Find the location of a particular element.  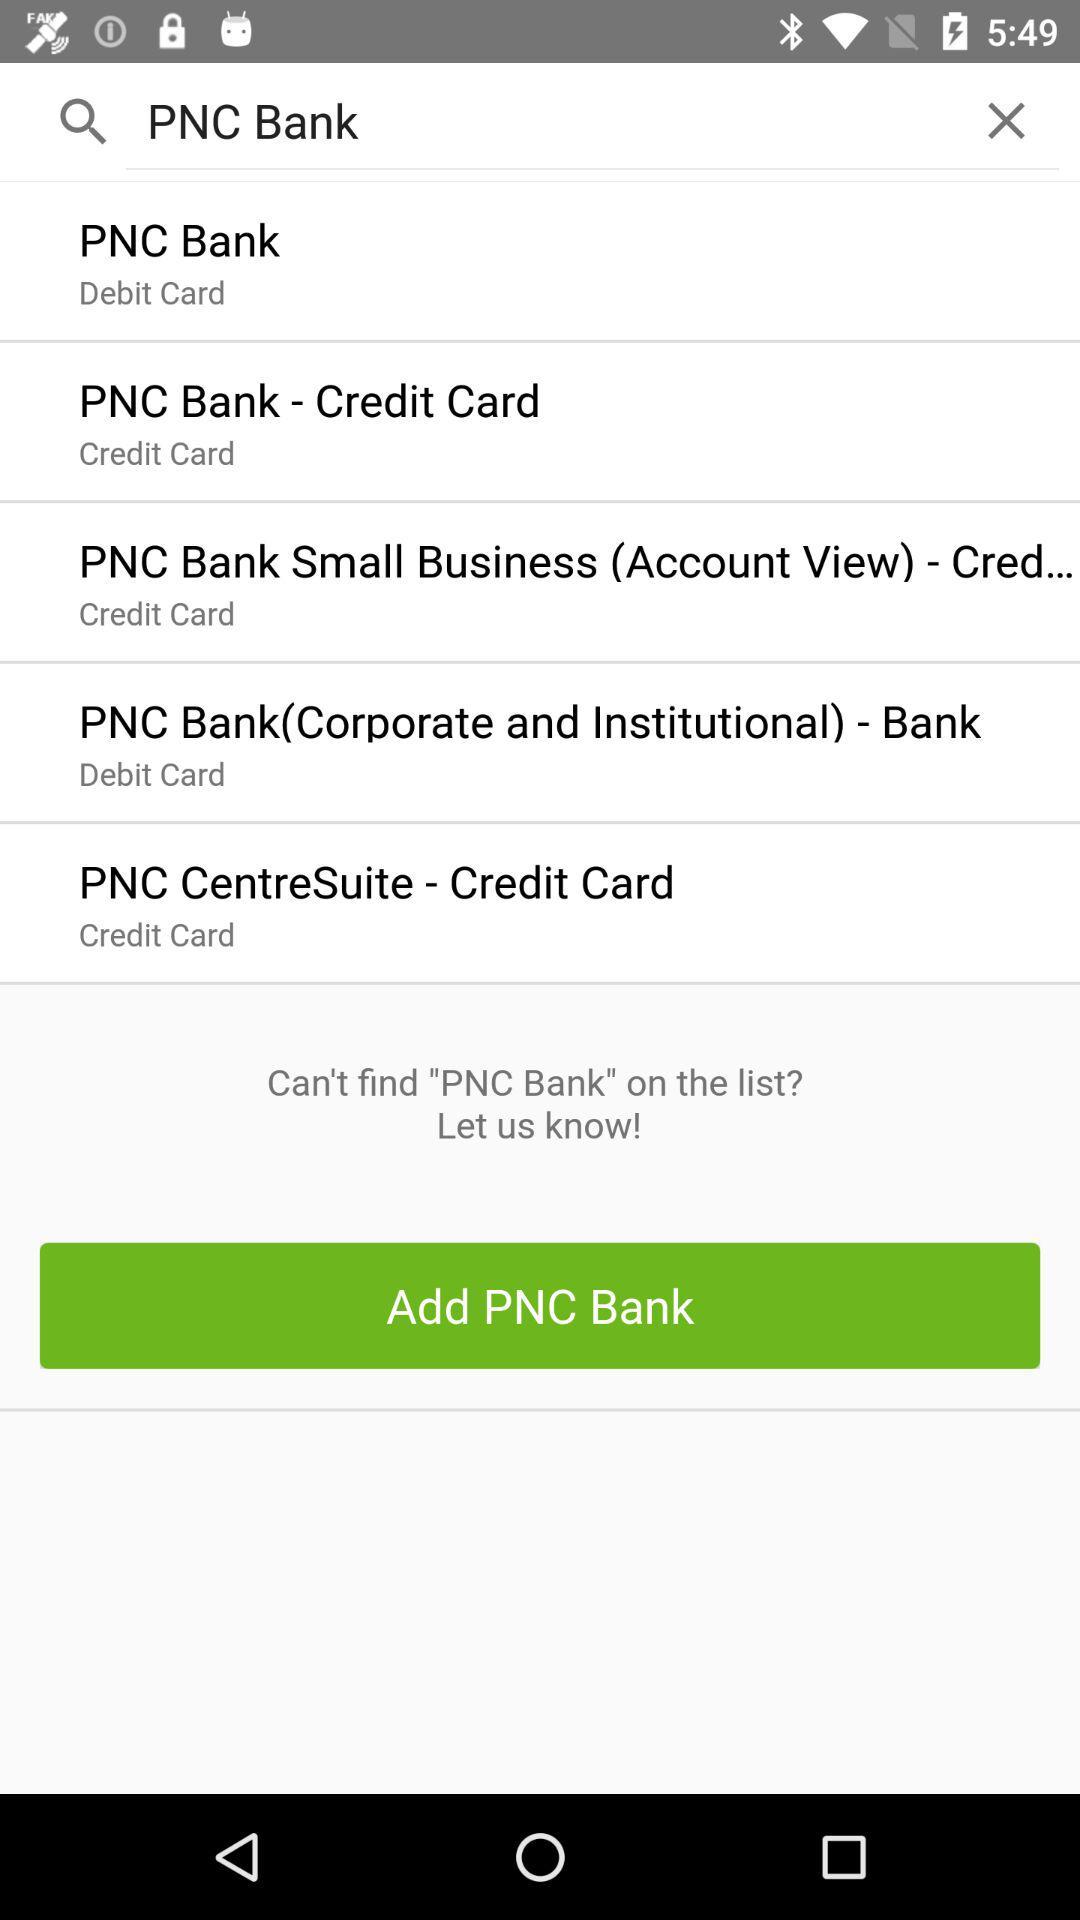

app below the debit card app is located at coordinates (376, 876).